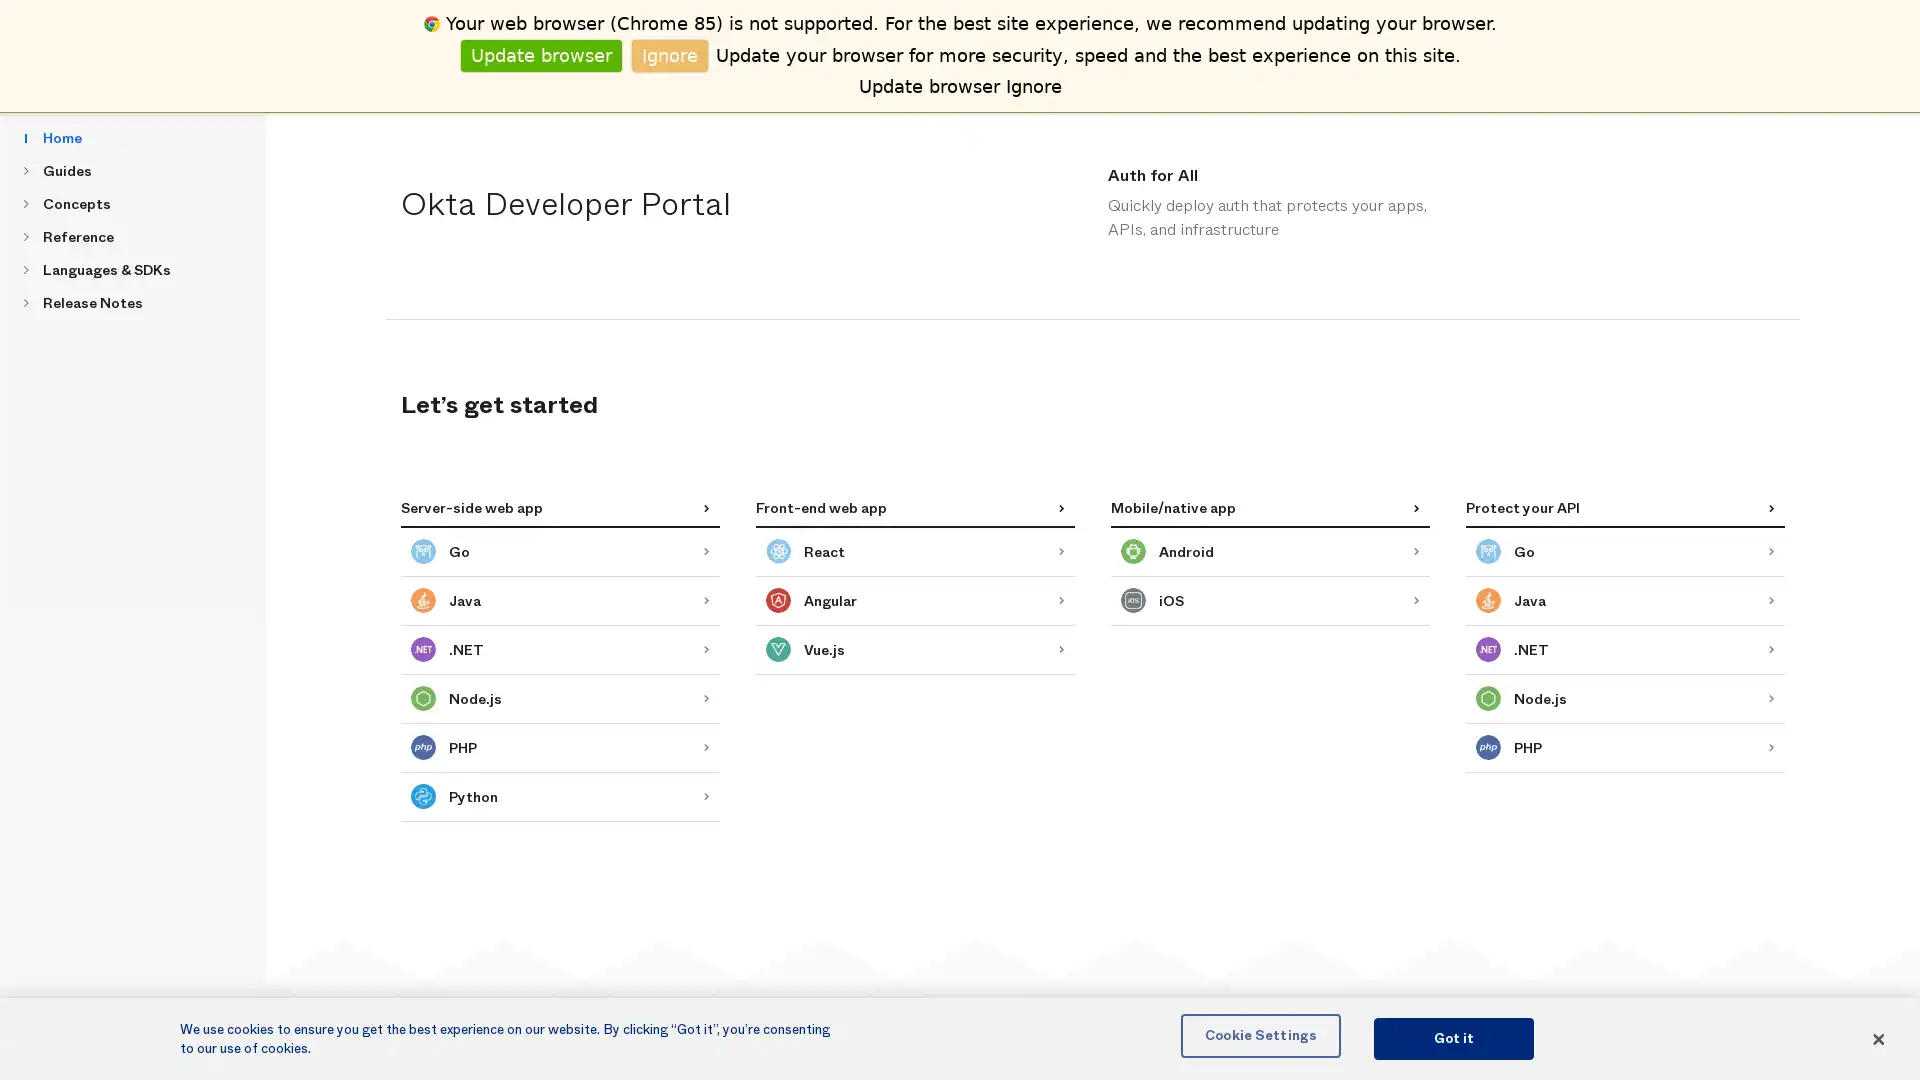 This screenshot has width=1920, height=1080. Describe the element at coordinates (565, 42) in the screenshot. I see `Search` at that location.